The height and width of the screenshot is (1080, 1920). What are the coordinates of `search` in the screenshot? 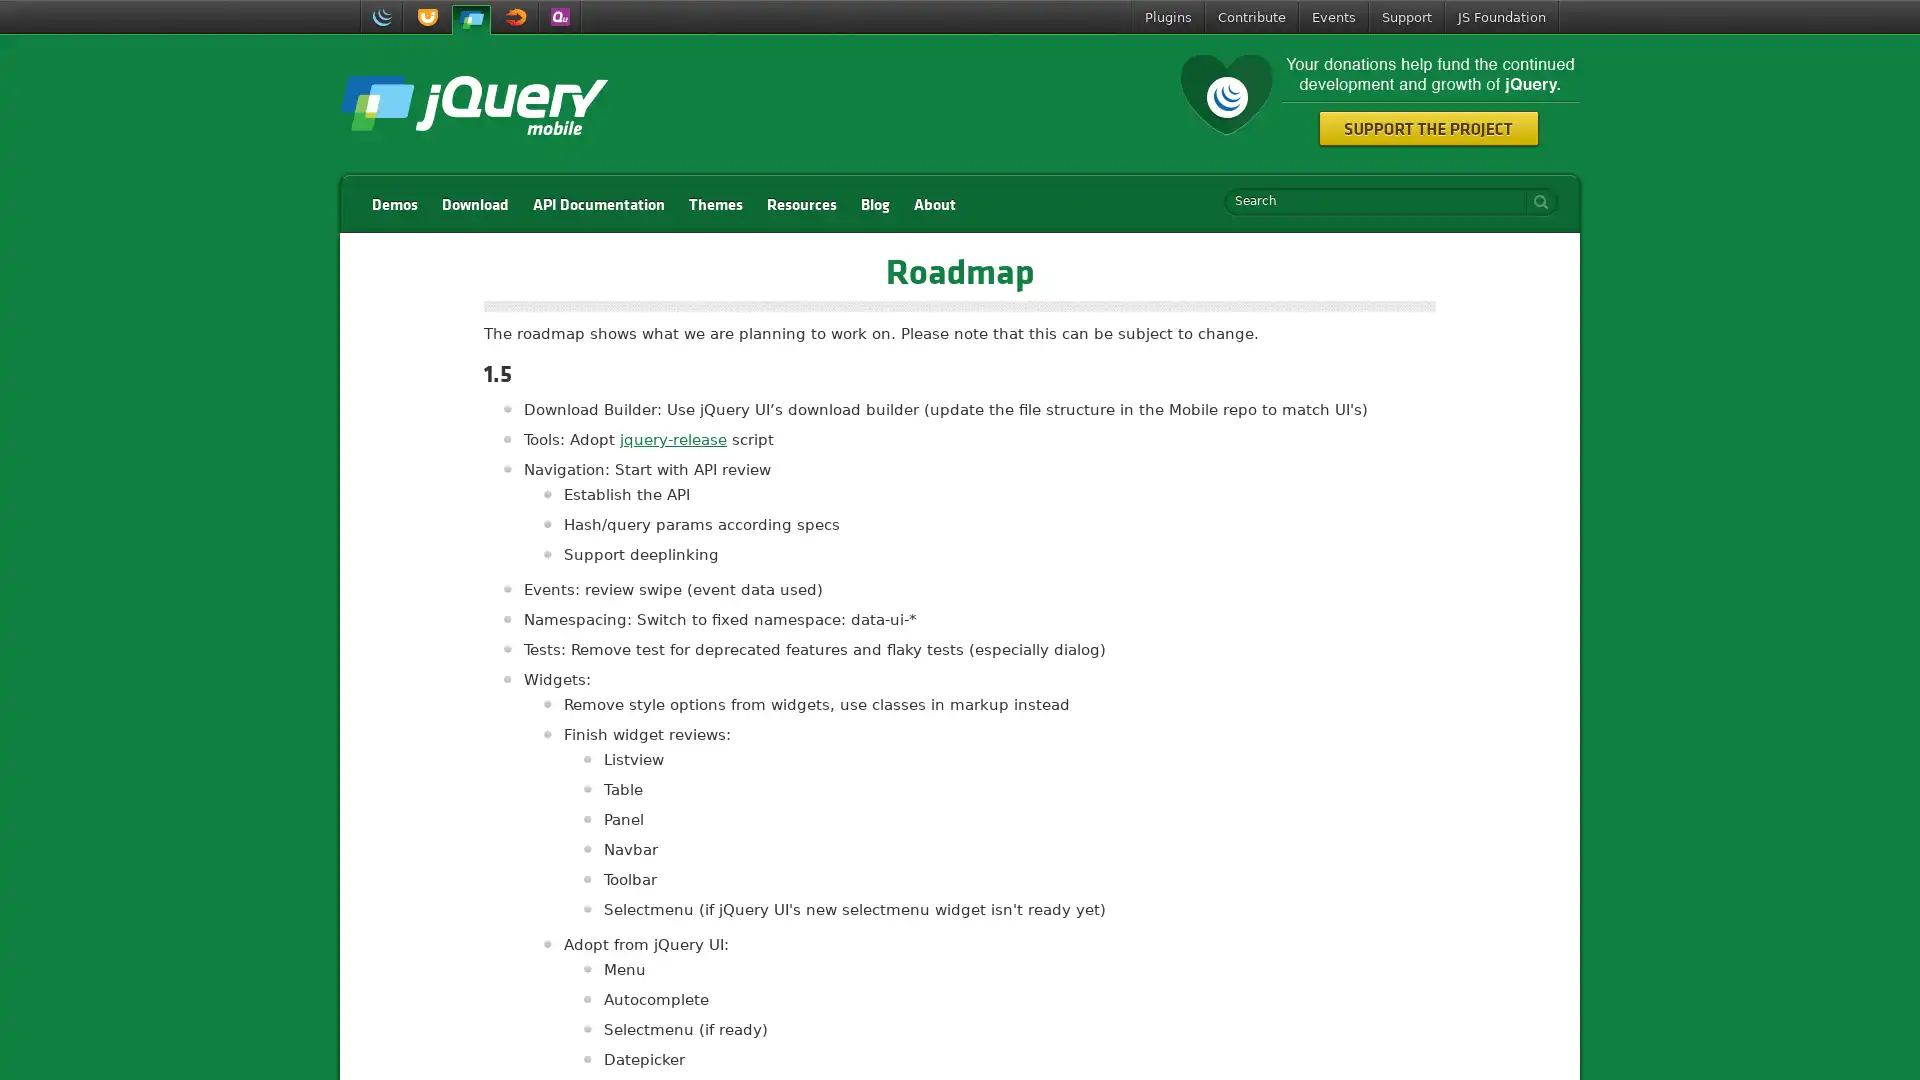 It's located at (1535, 201).